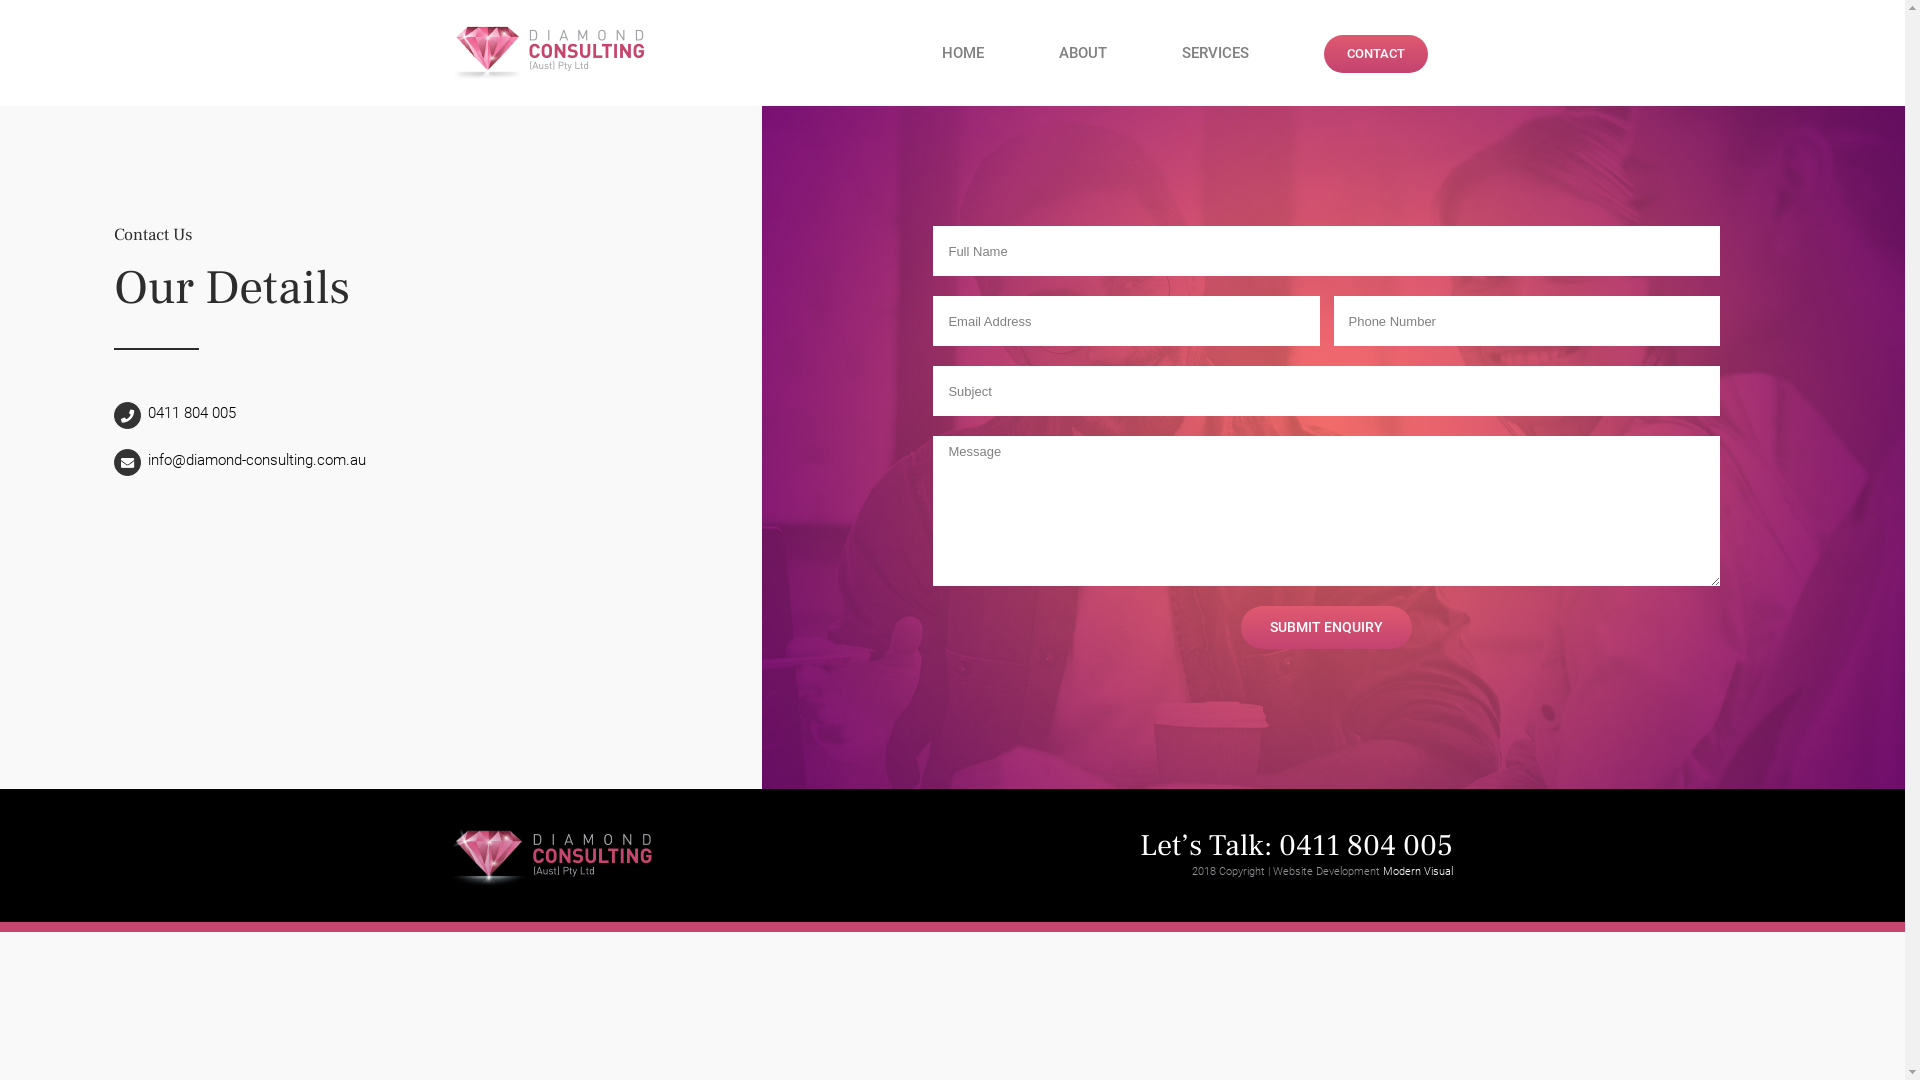  Describe the element at coordinates (1213, 52) in the screenshot. I see `'SERVICES'` at that location.